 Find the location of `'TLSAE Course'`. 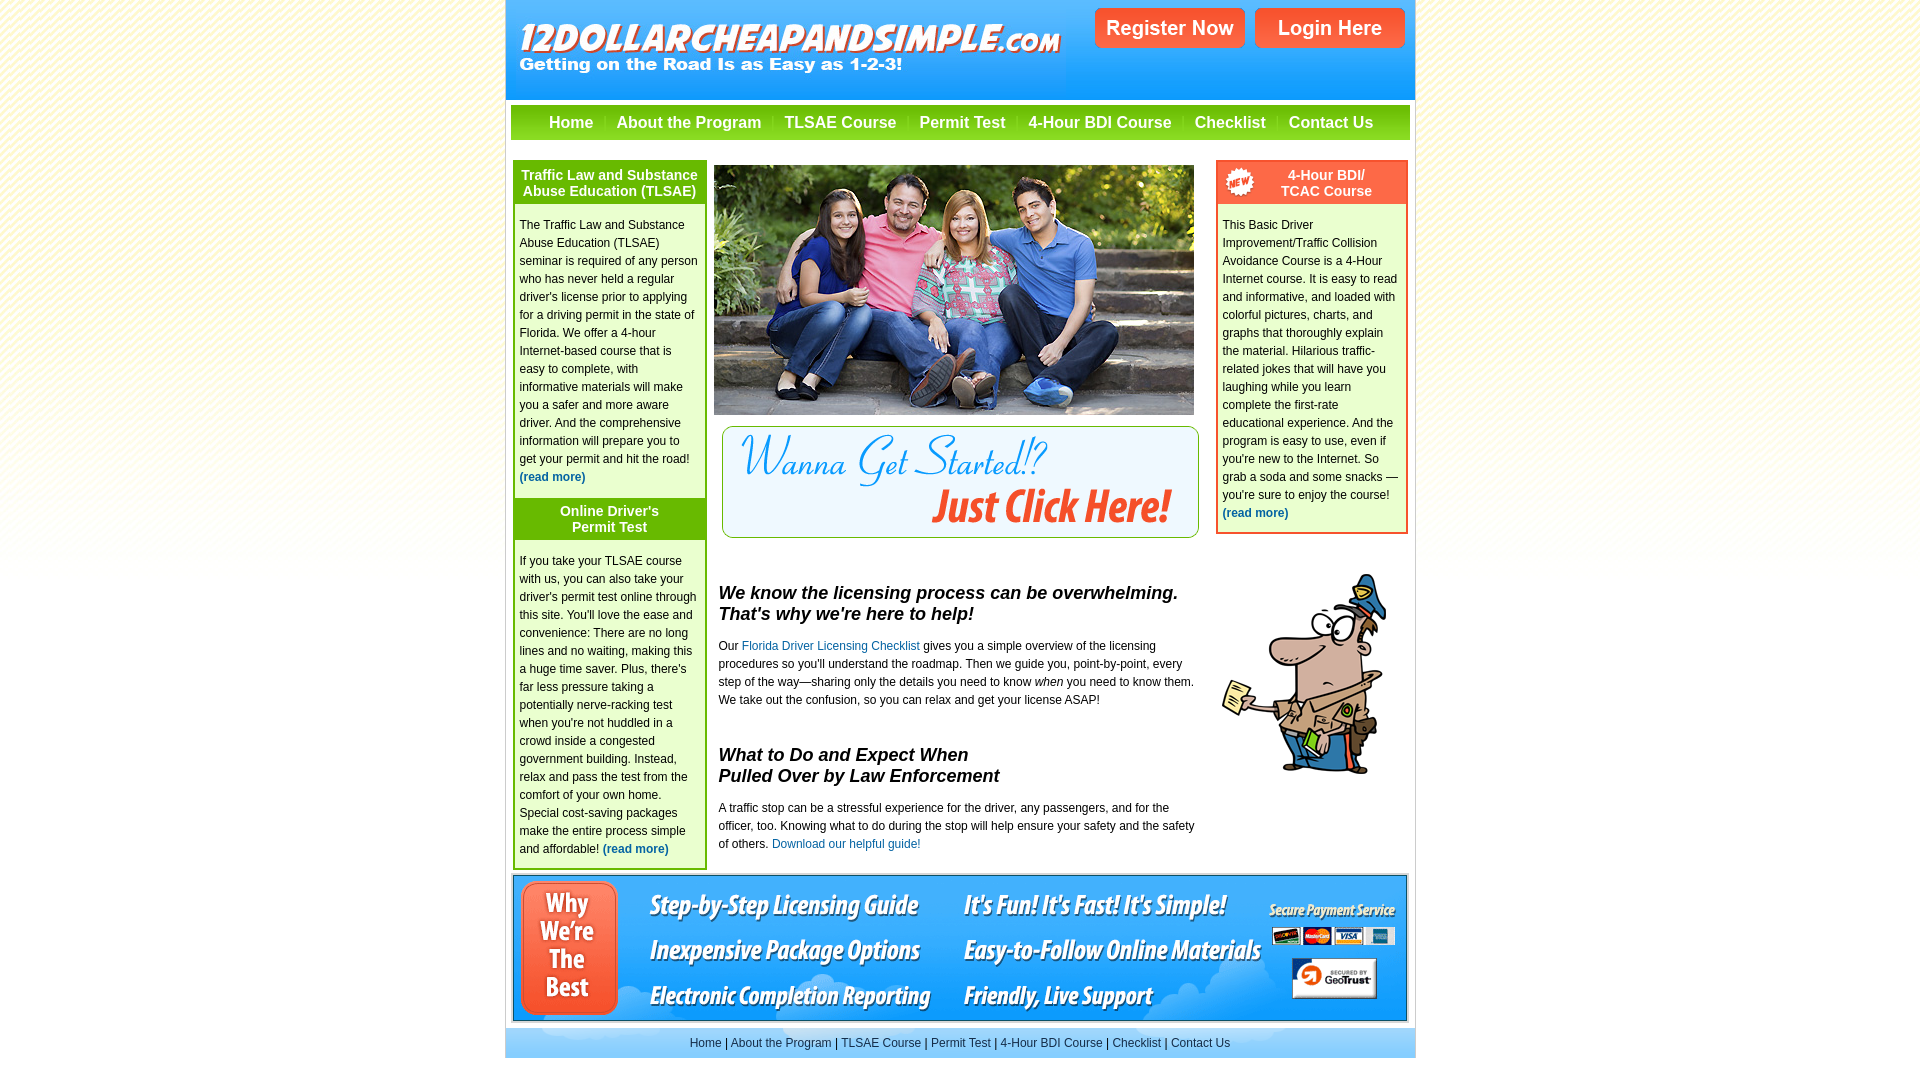

'TLSAE Course' is located at coordinates (880, 1041).